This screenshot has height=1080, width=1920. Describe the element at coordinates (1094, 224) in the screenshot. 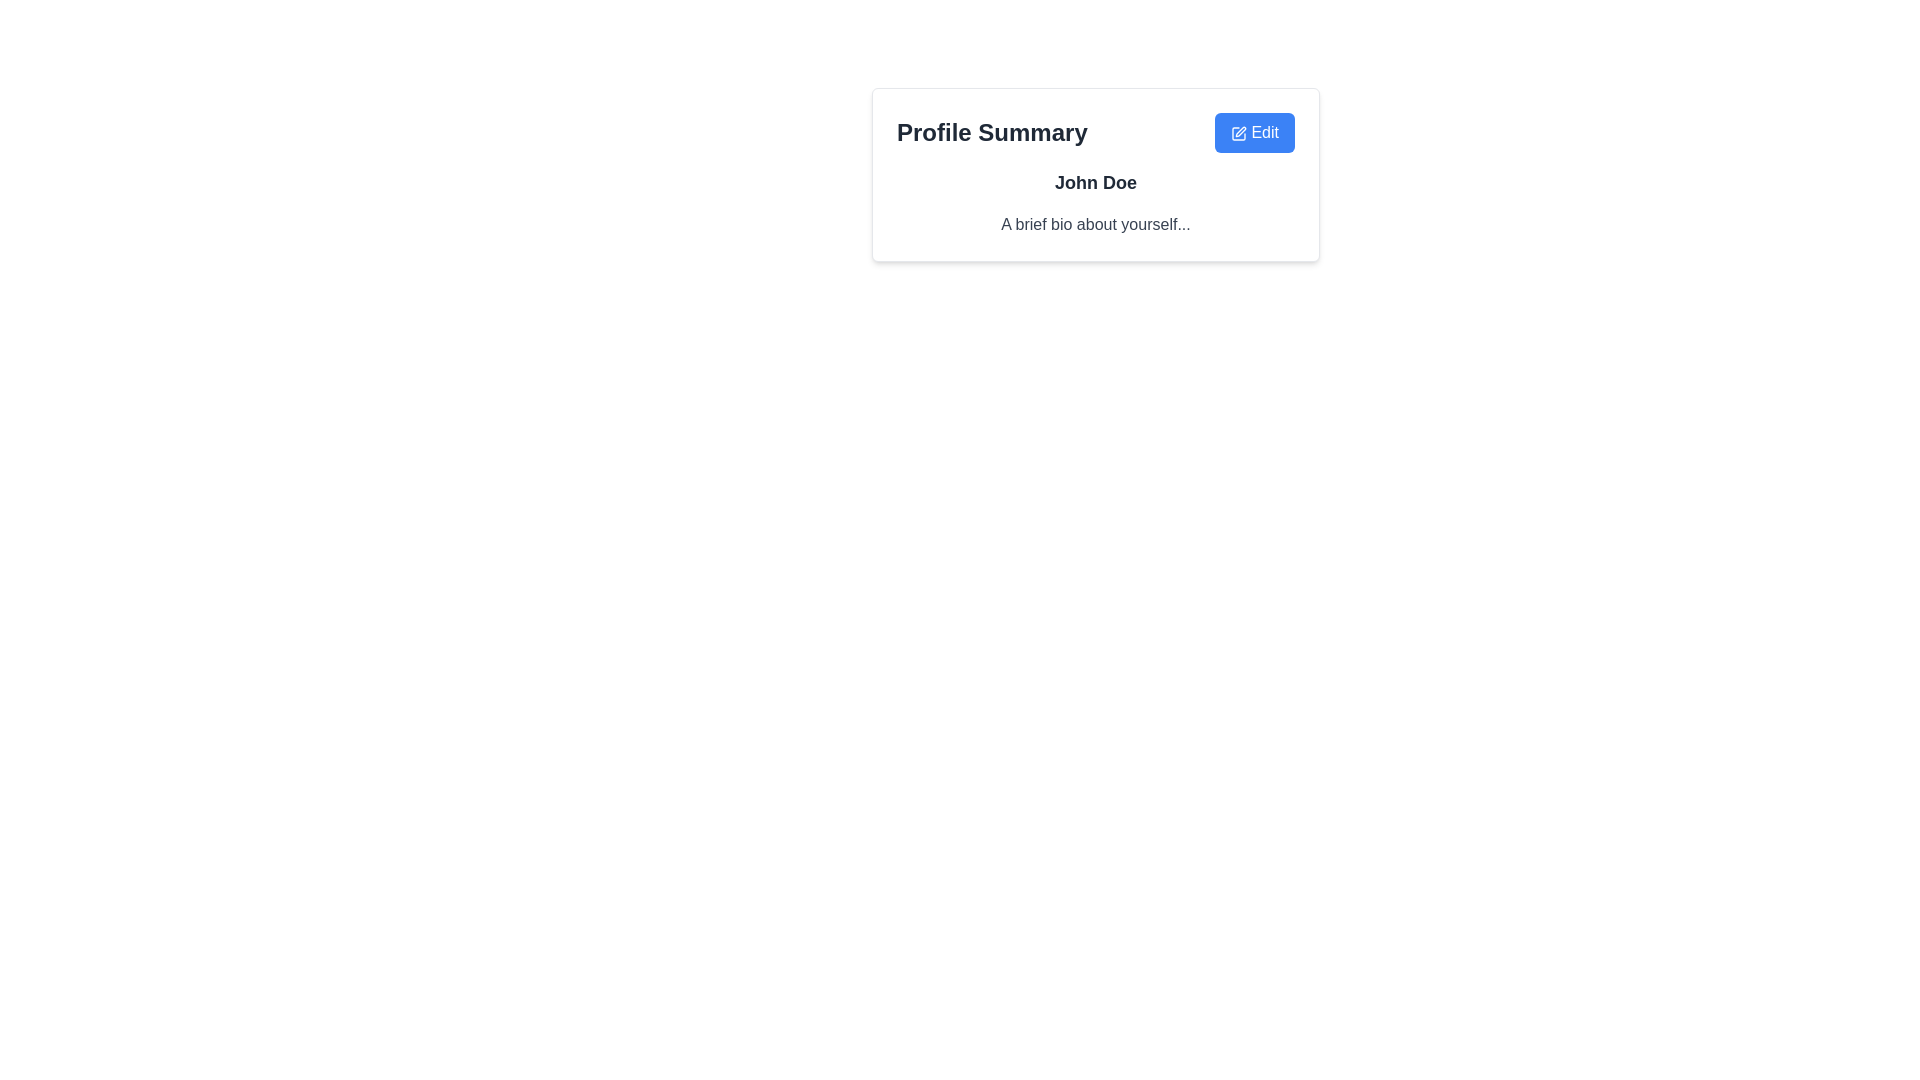

I see `the Text Label that prompts the user for a brief bio, located directly below the title 'John Doe'` at that location.